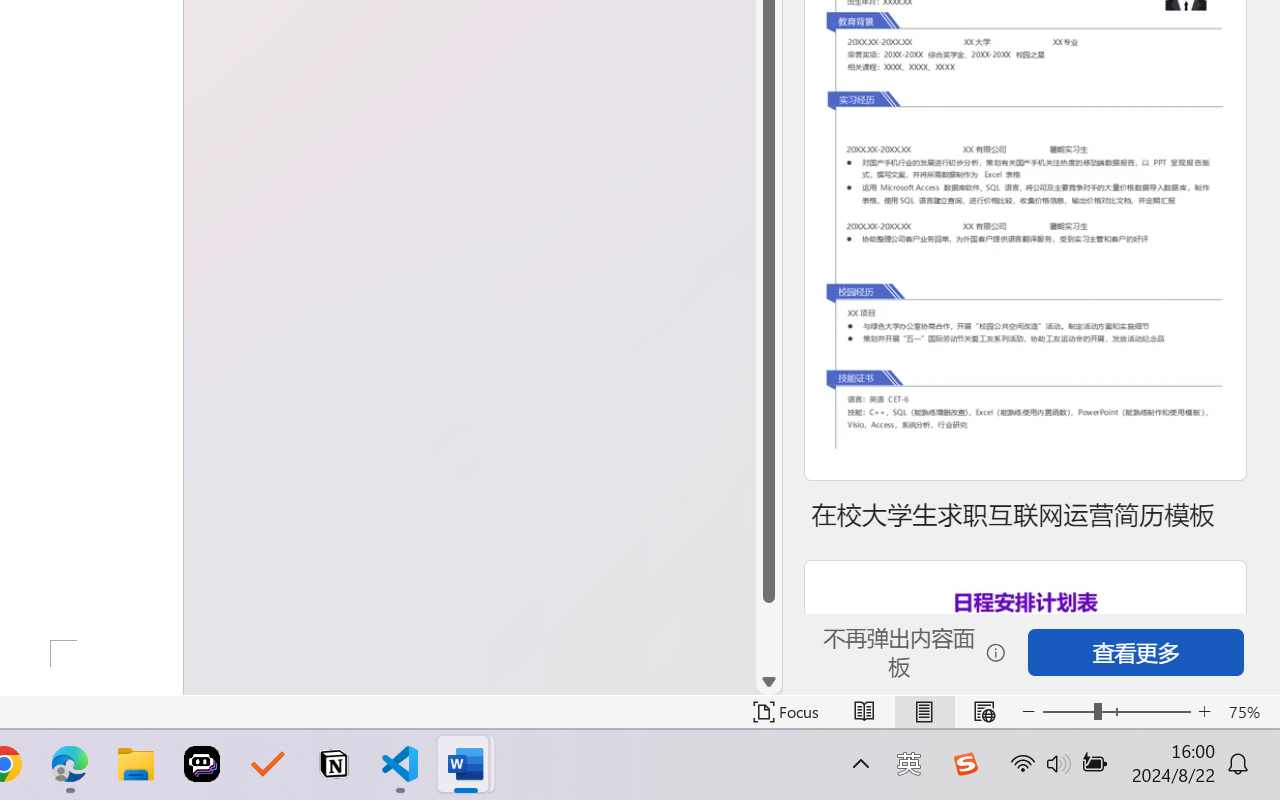 The width and height of the screenshot is (1280, 800). I want to click on 'Zoom', so click(1115, 711).